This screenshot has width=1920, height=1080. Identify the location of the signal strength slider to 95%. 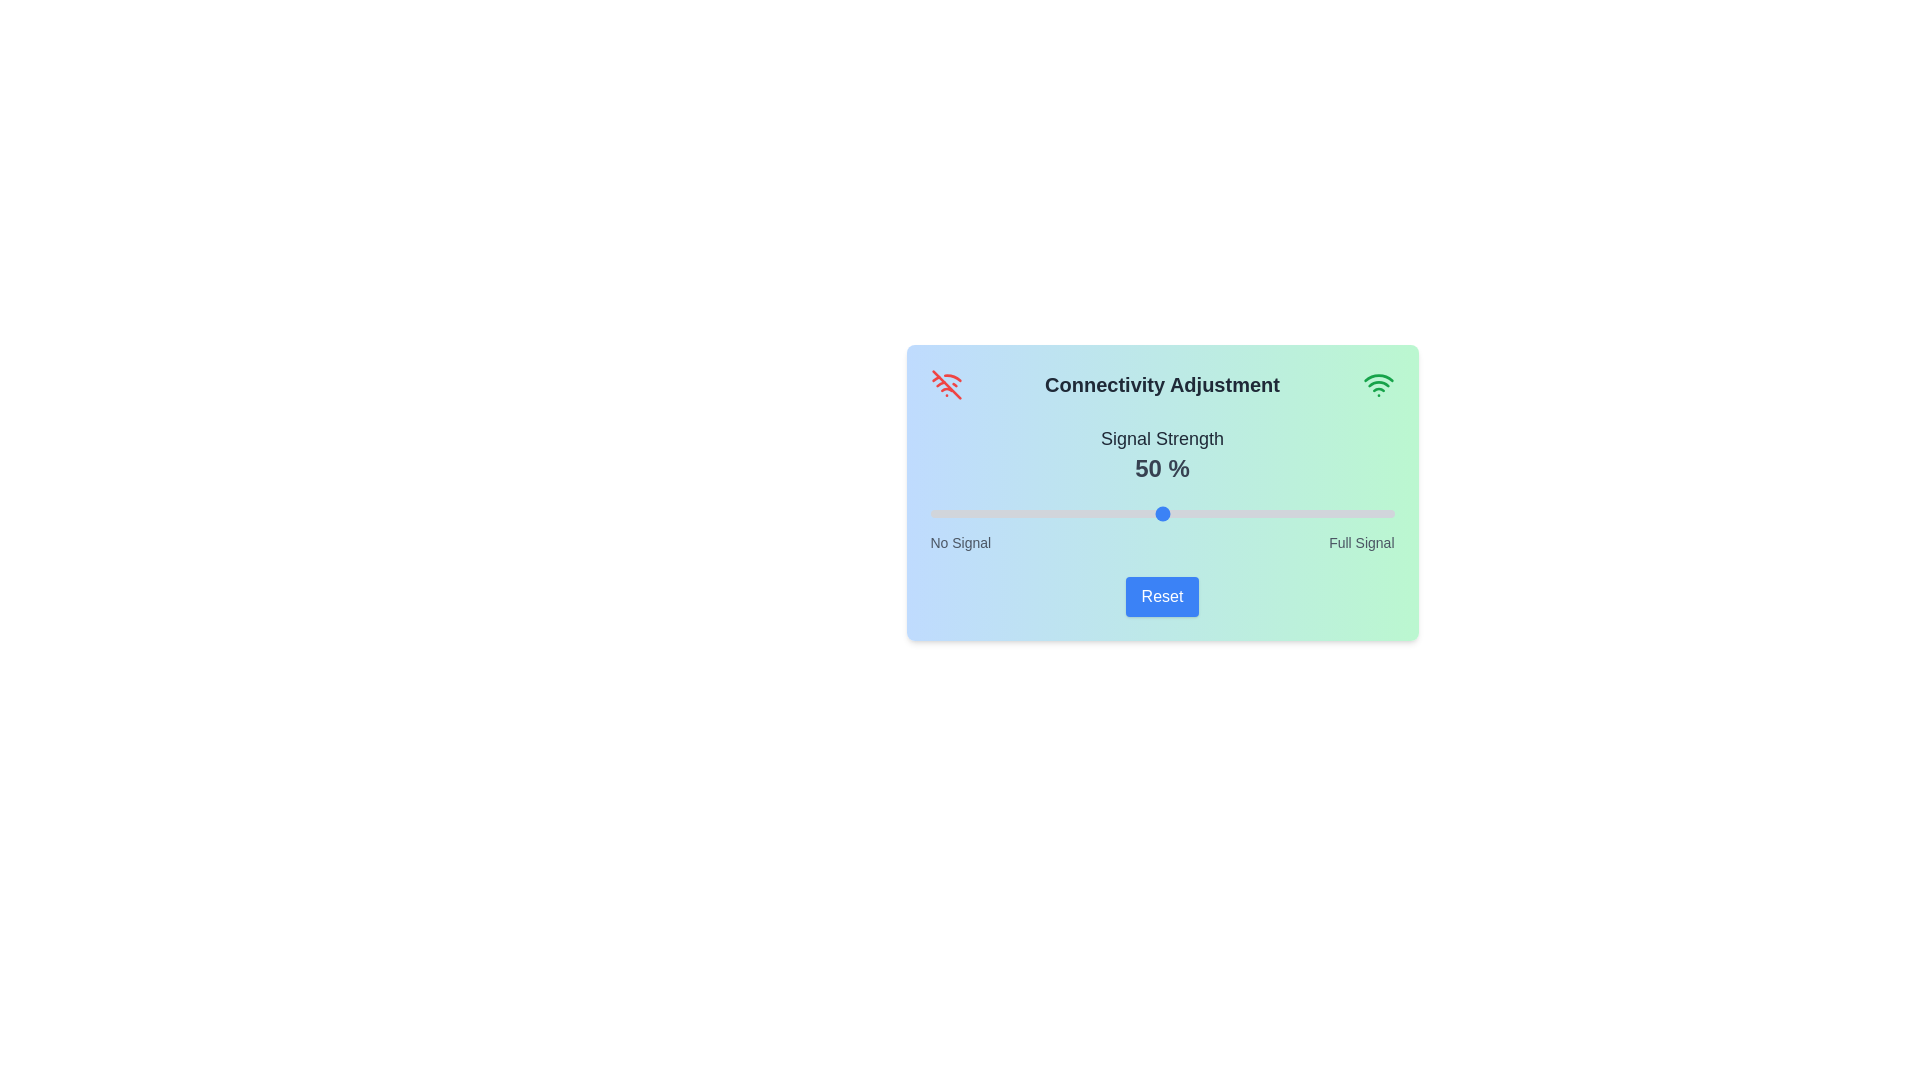
(1370, 512).